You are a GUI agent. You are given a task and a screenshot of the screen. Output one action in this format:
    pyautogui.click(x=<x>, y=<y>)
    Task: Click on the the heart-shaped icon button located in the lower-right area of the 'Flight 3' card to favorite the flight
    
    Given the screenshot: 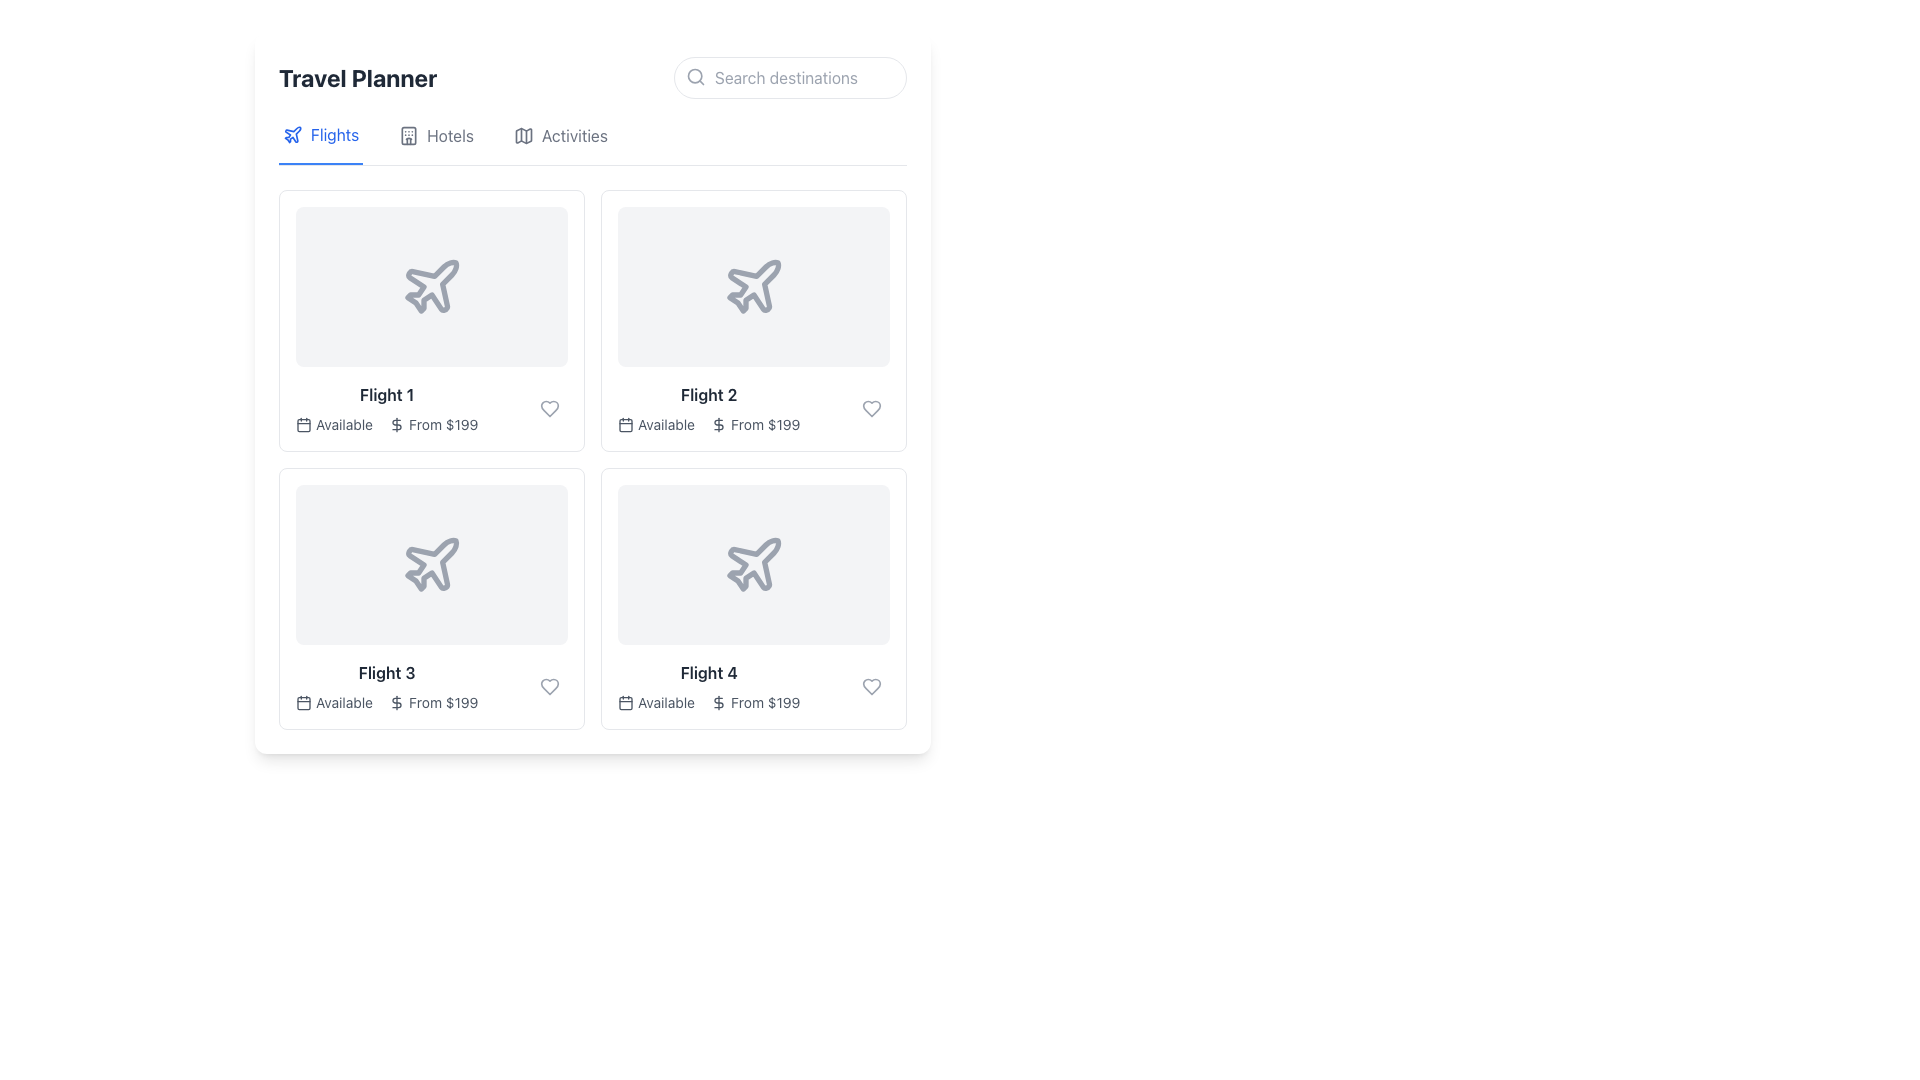 What is the action you would take?
    pyautogui.click(x=550, y=685)
    